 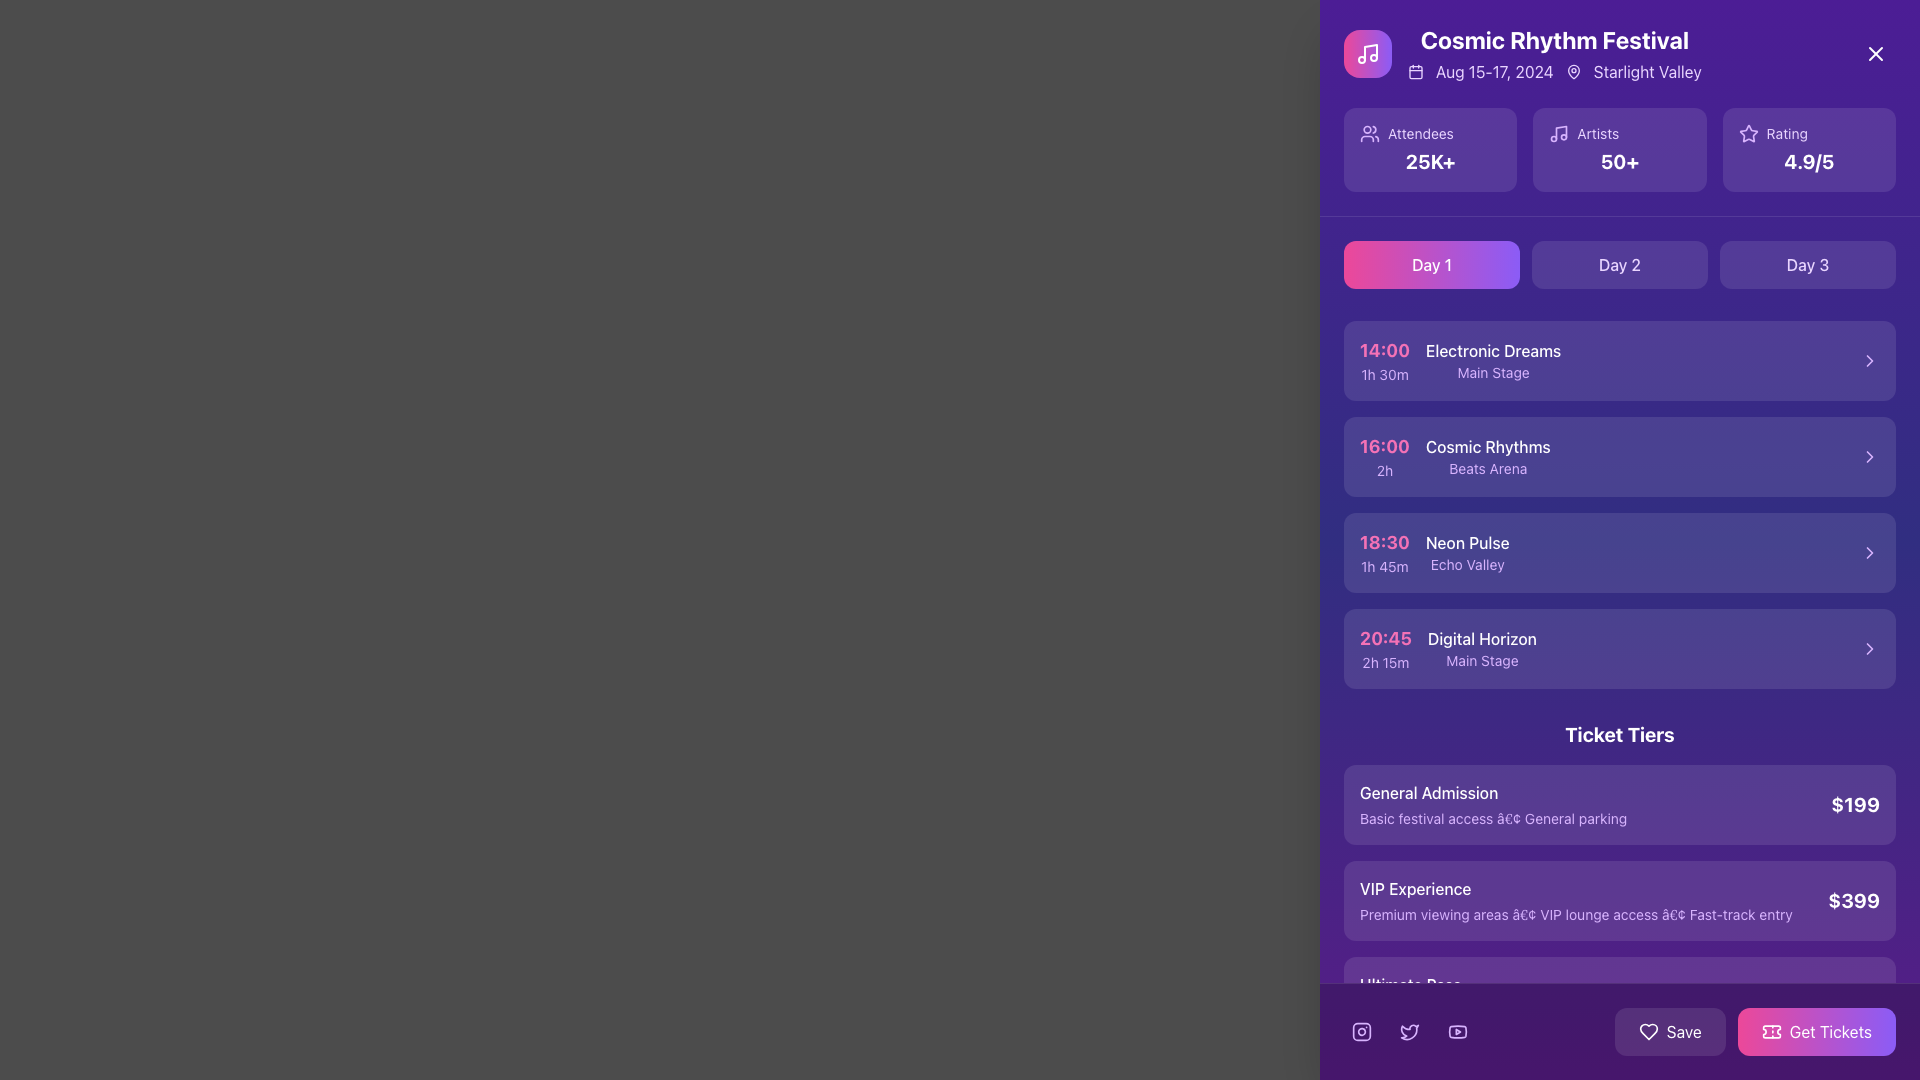 What do you see at coordinates (1385, 663) in the screenshot?
I see `the static text indicating the duration of the event located below the larger timestamp '20:45' within the 'Digital Horizon' event card` at bounding box center [1385, 663].